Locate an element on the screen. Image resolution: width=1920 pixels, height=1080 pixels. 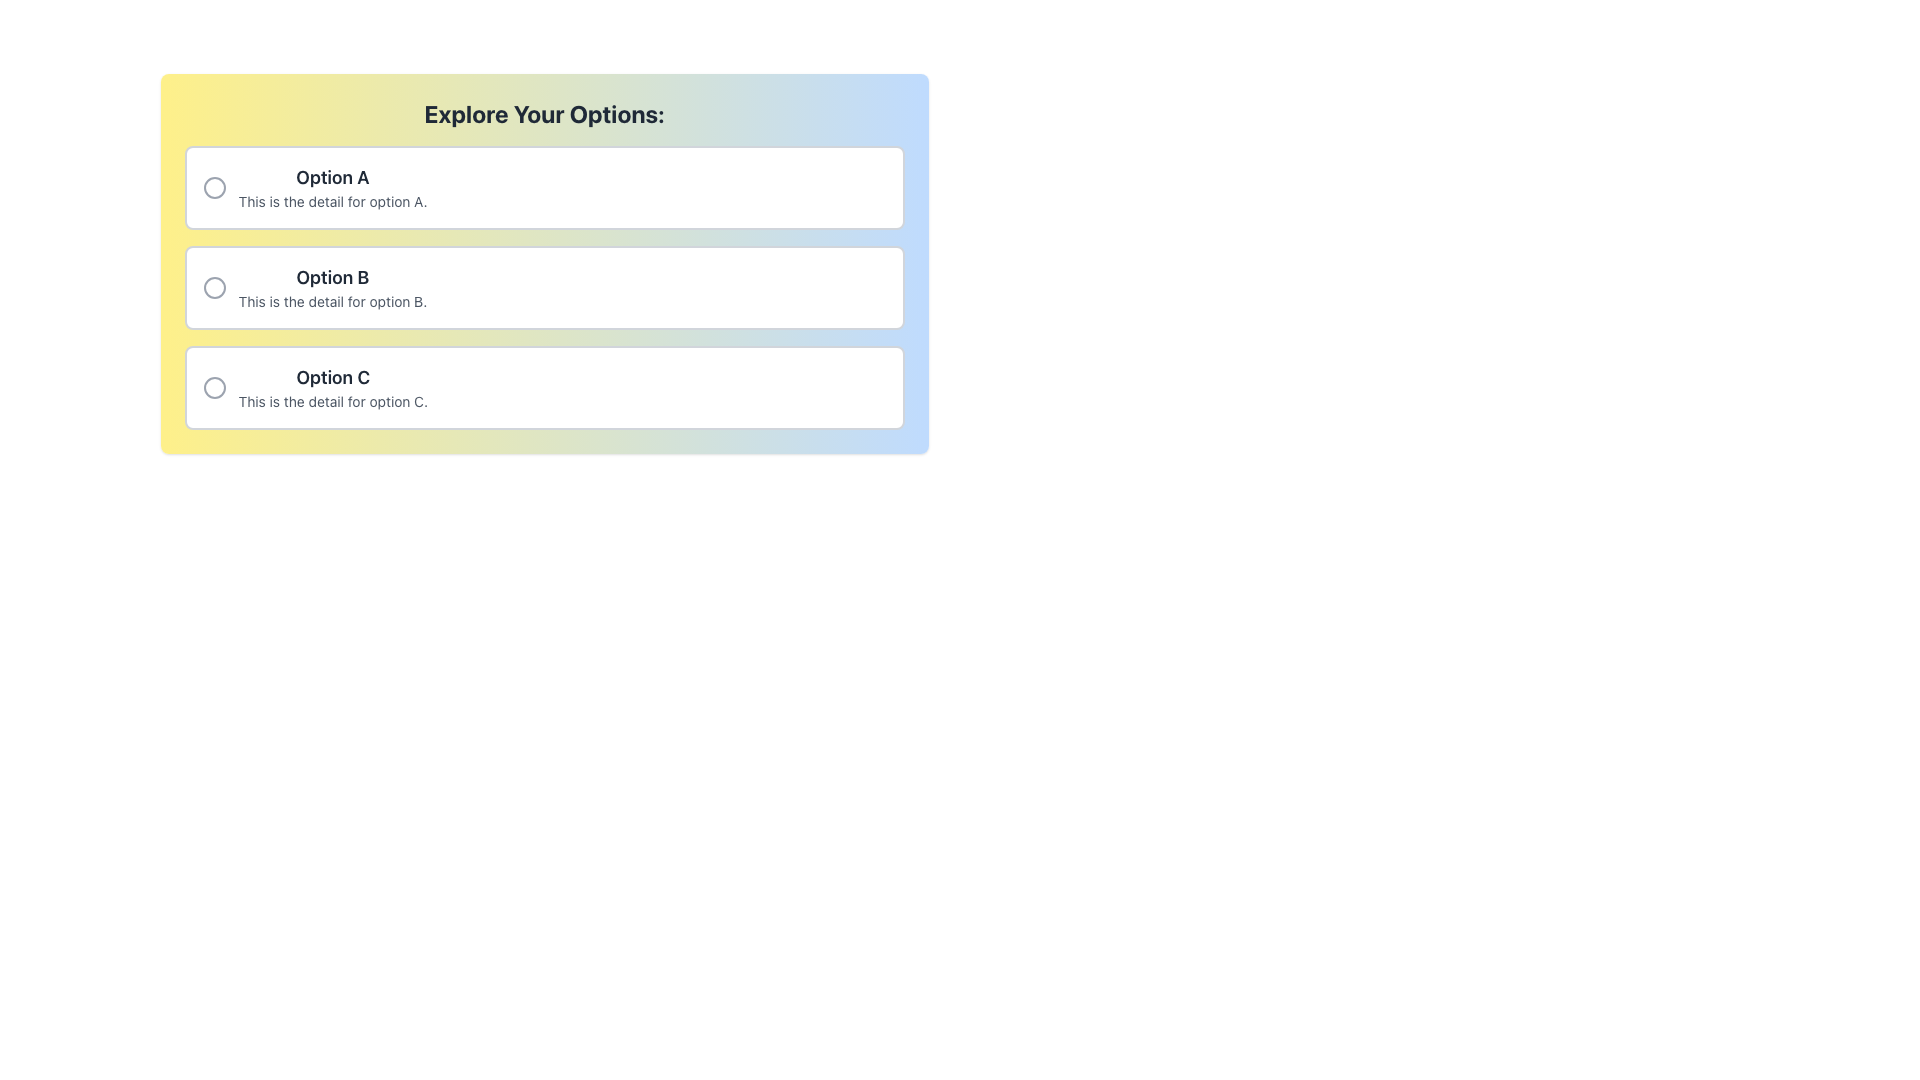
the radio button for 'Option B' is located at coordinates (544, 288).